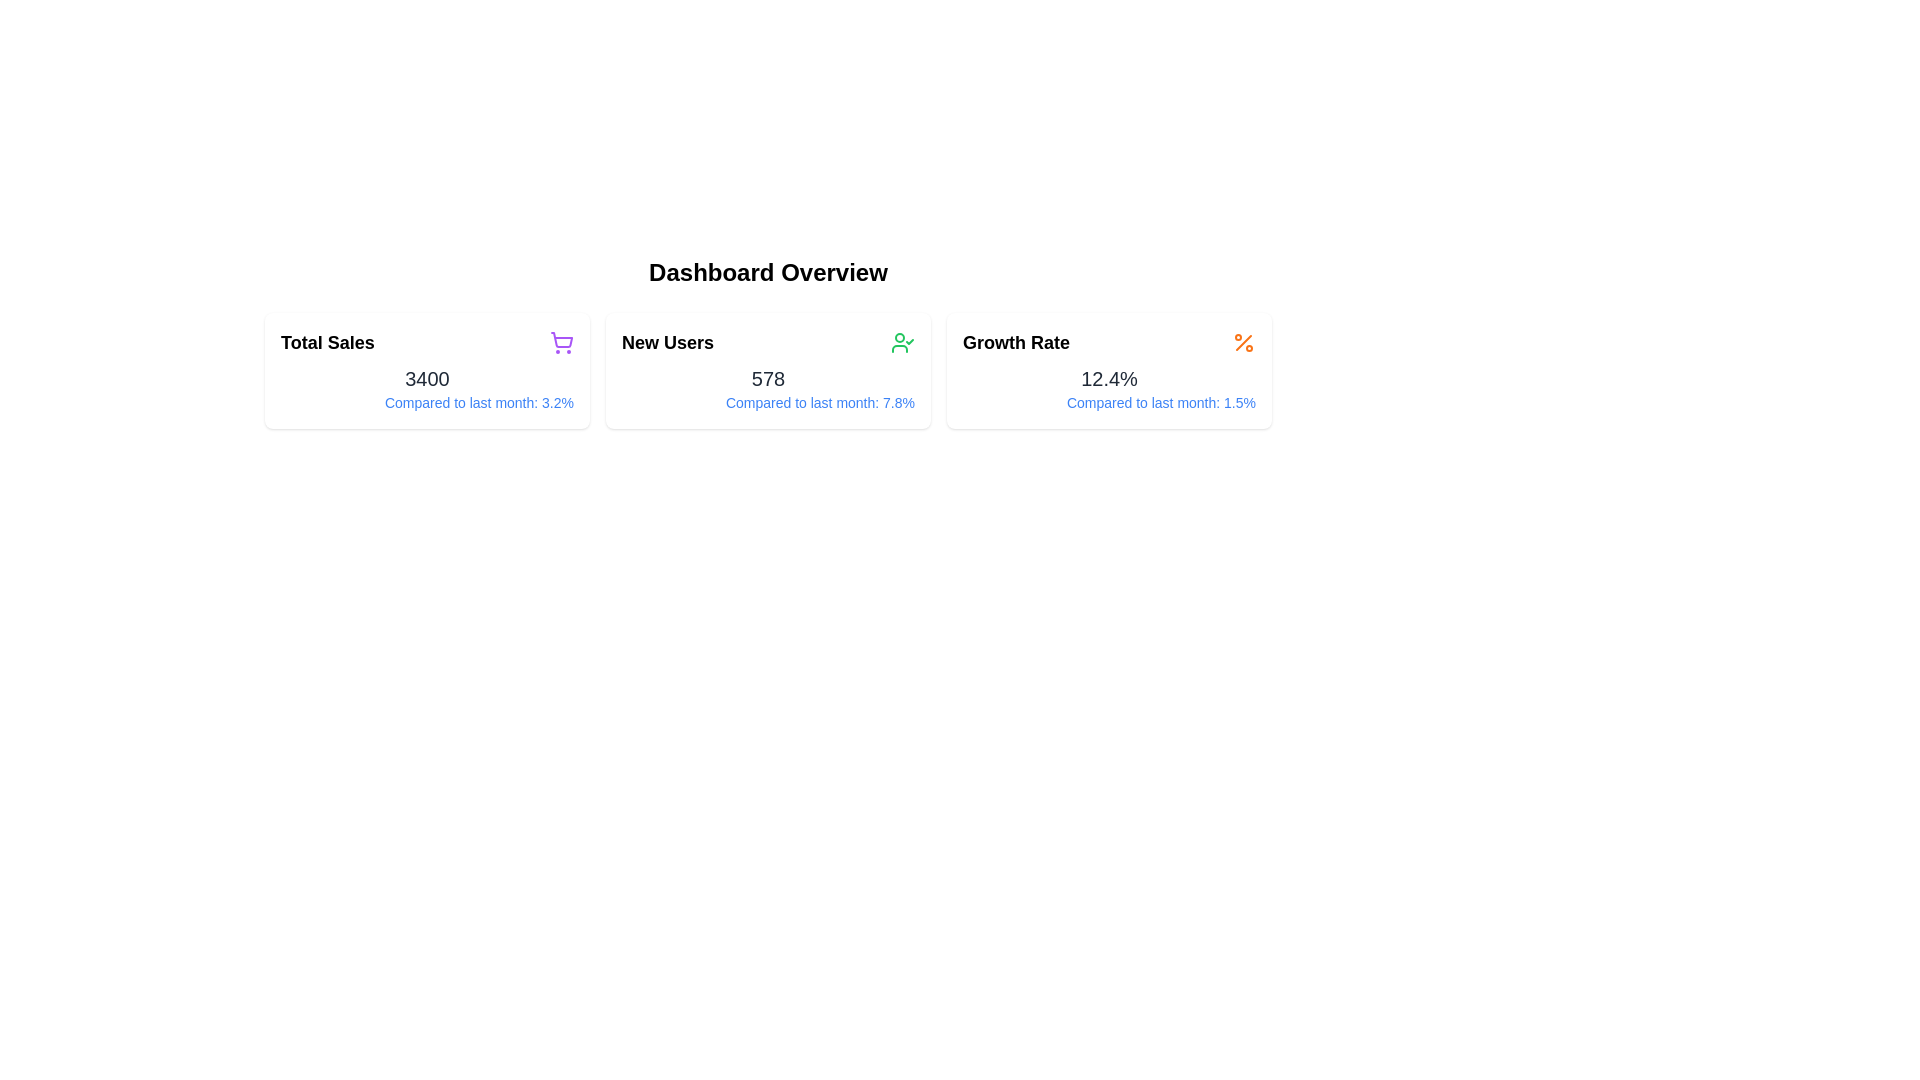 The image size is (1920, 1080). What do you see at coordinates (426, 370) in the screenshot?
I see `information displayed on the Information Display Card located at the top left position of the grid layout, which summarizes the total sales metric and its change compared to the previous month` at bounding box center [426, 370].